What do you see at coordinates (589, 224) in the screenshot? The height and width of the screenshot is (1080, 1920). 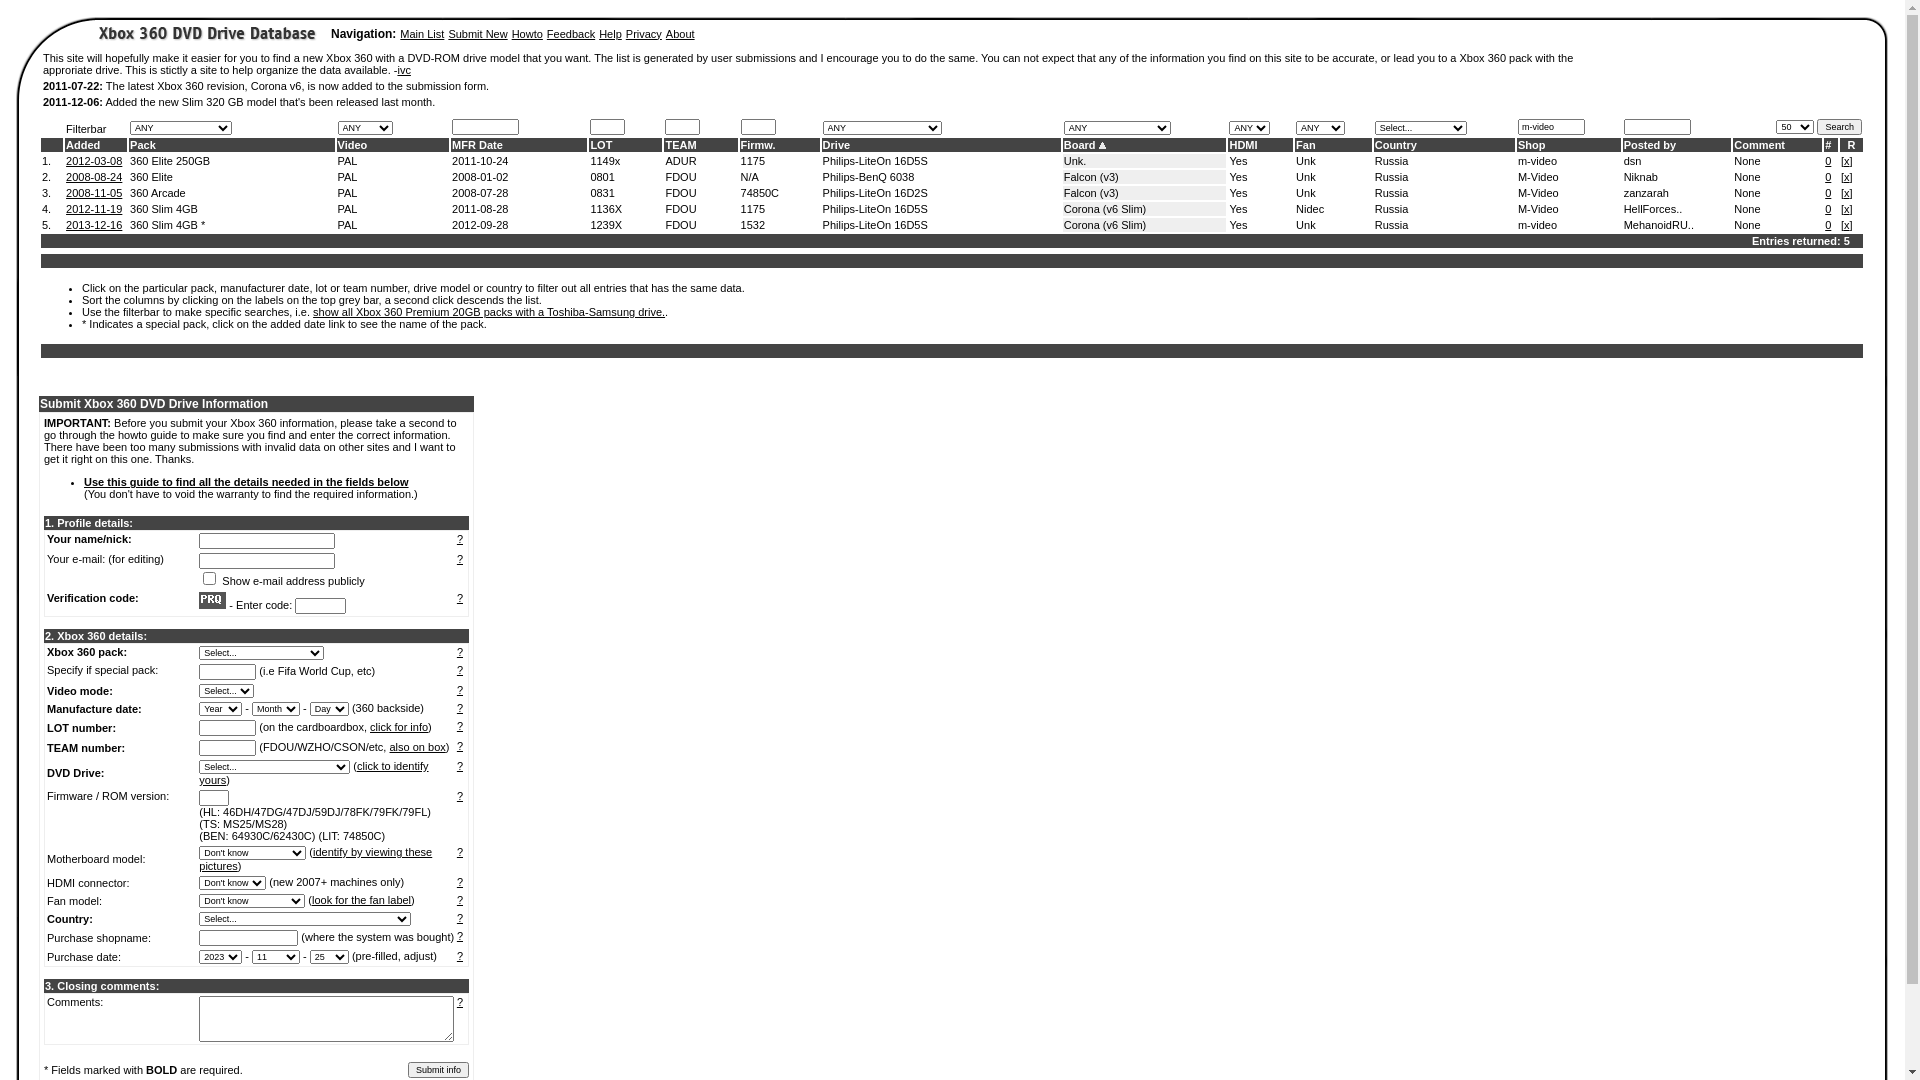 I see `'1239X'` at bounding box center [589, 224].